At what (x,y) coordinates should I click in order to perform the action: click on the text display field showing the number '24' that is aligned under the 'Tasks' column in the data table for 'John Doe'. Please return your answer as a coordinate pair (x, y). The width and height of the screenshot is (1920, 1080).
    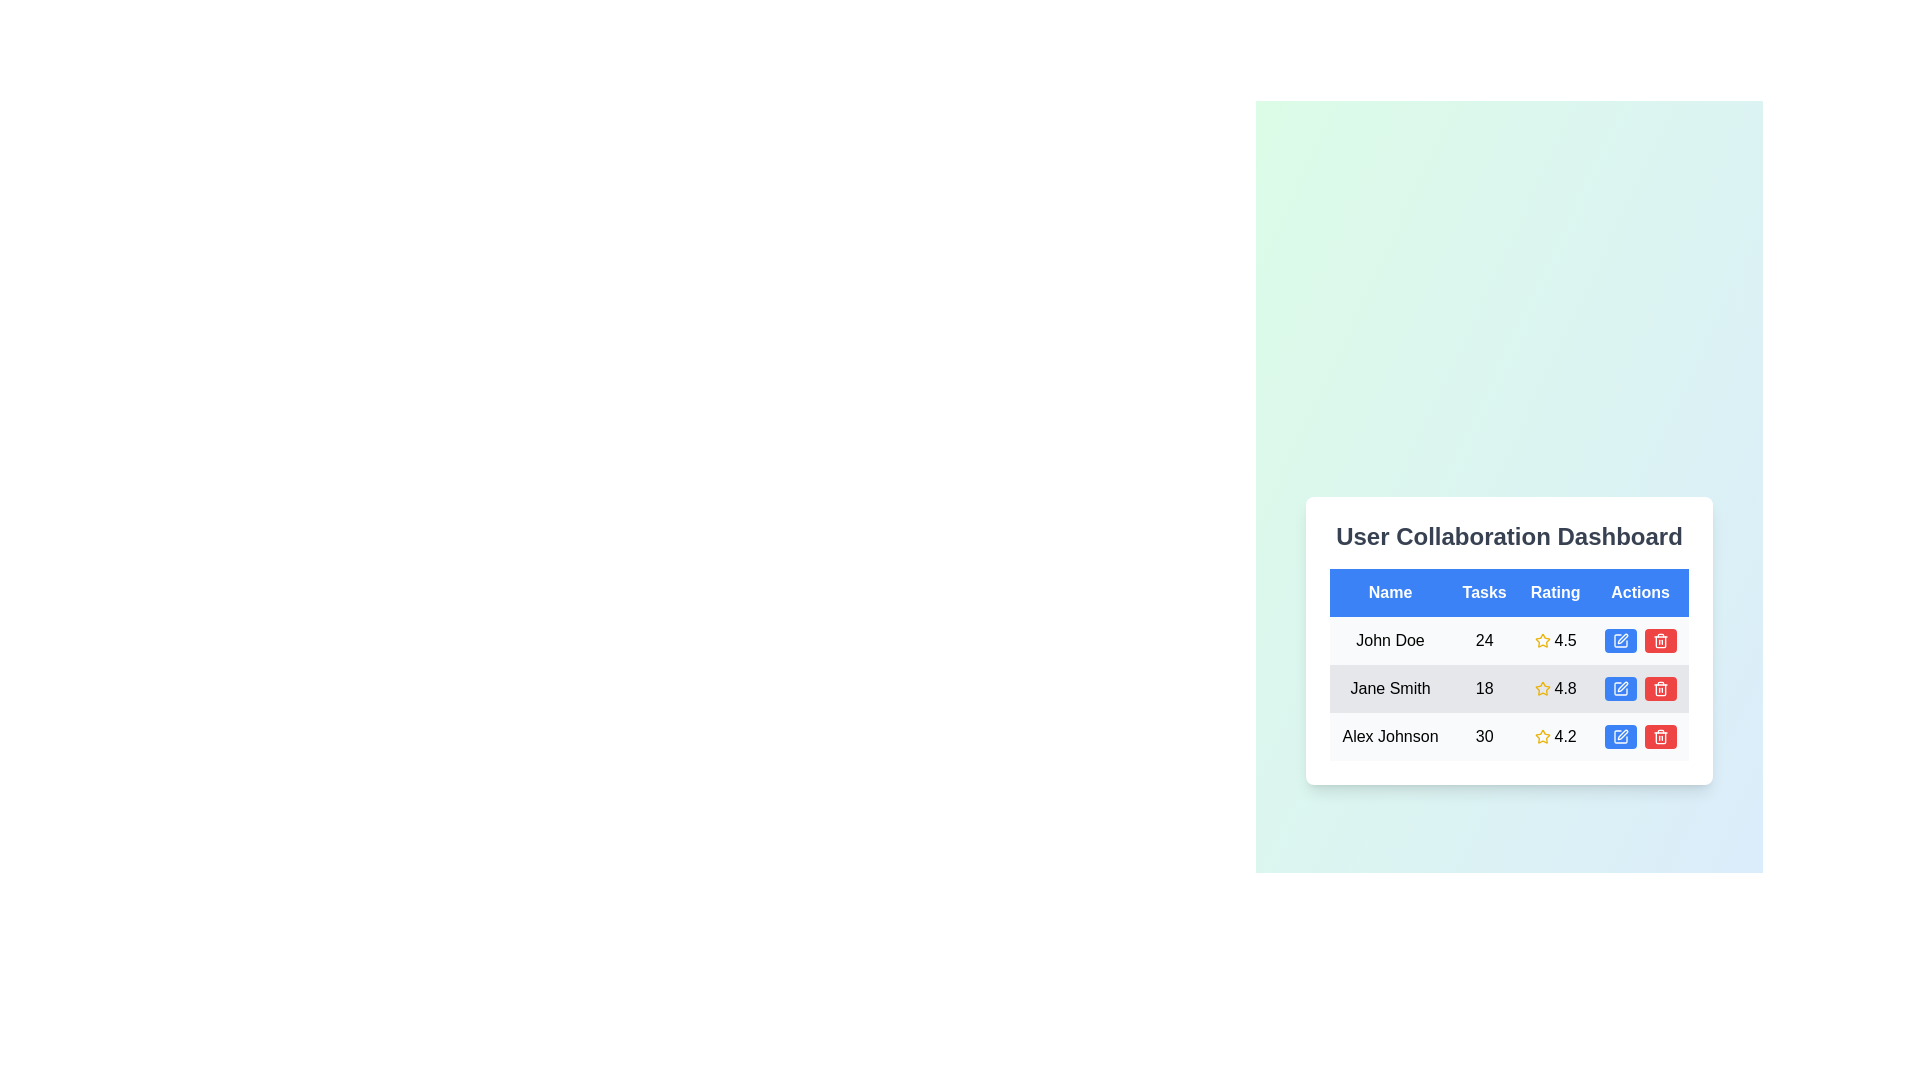
    Looking at the image, I should click on (1484, 640).